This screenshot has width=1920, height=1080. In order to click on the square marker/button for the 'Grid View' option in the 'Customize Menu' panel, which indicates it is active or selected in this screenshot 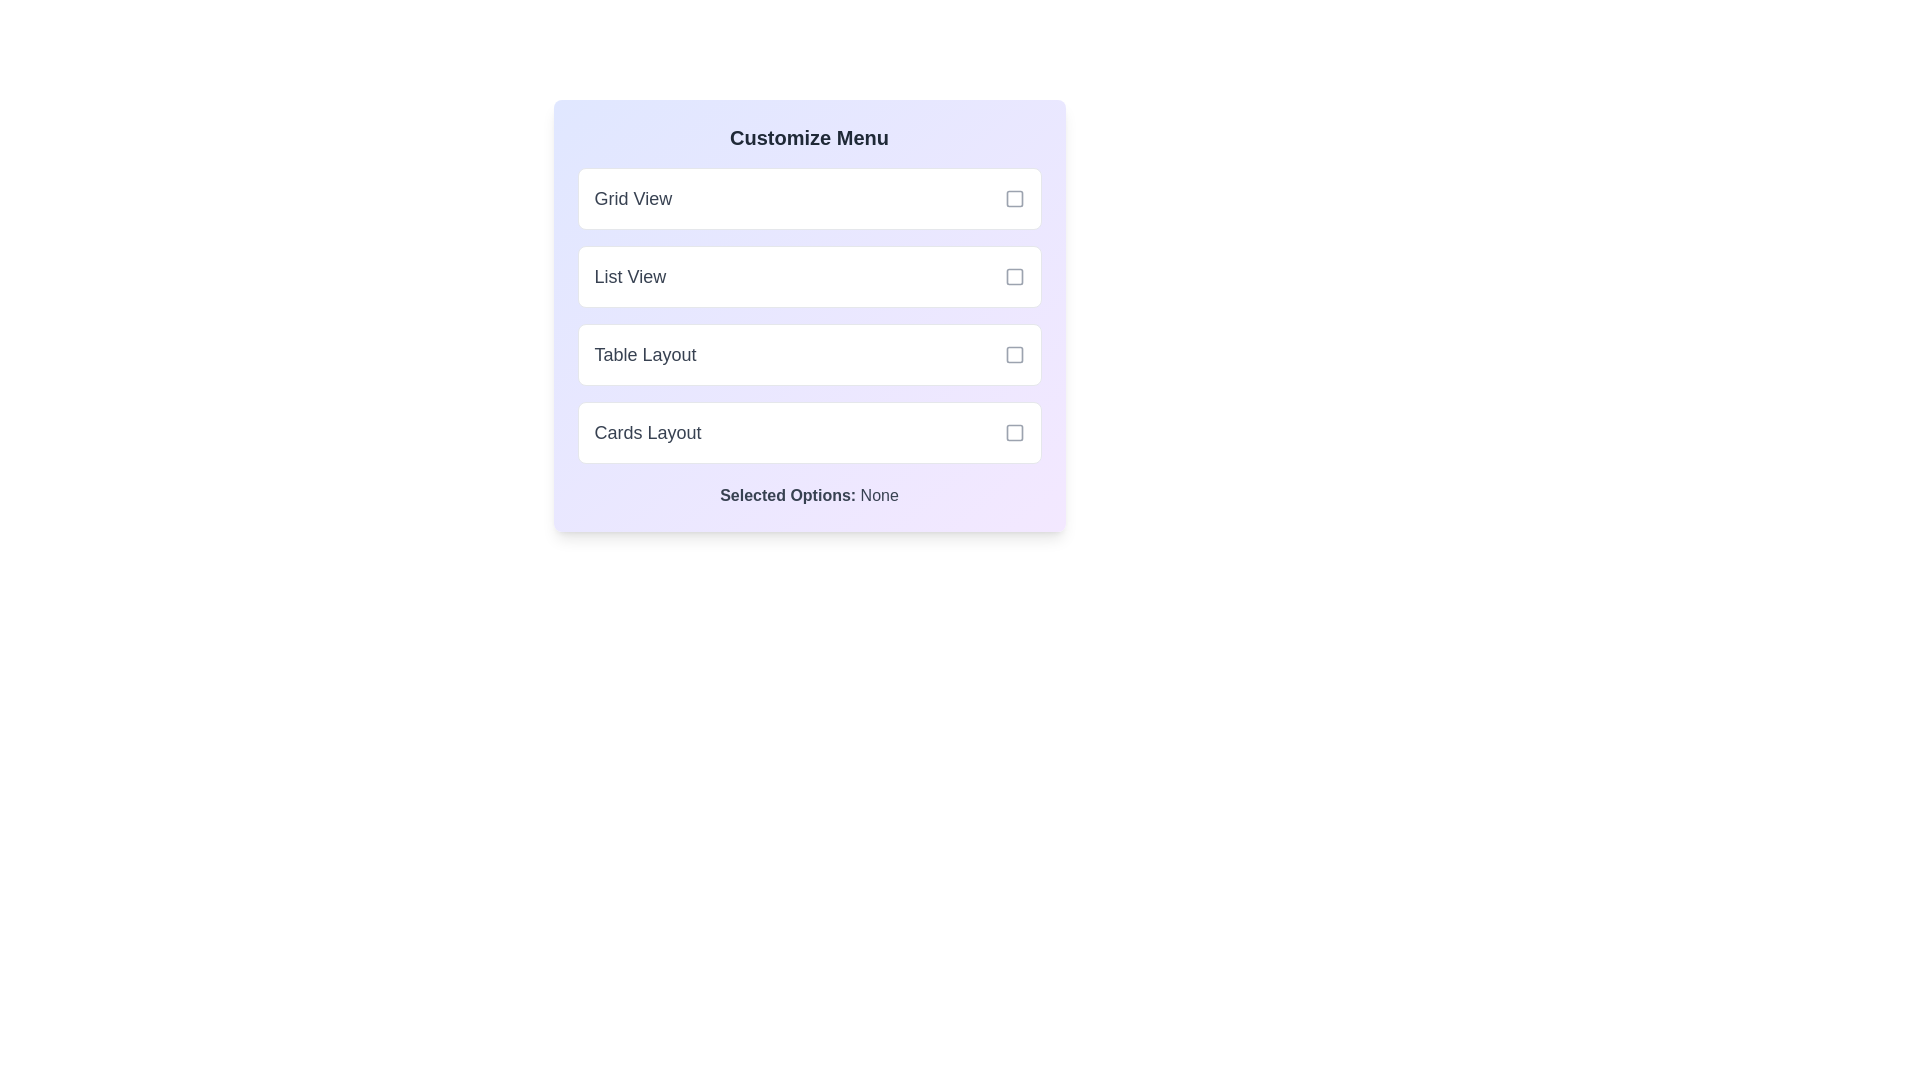, I will do `click(1014, 199)`.